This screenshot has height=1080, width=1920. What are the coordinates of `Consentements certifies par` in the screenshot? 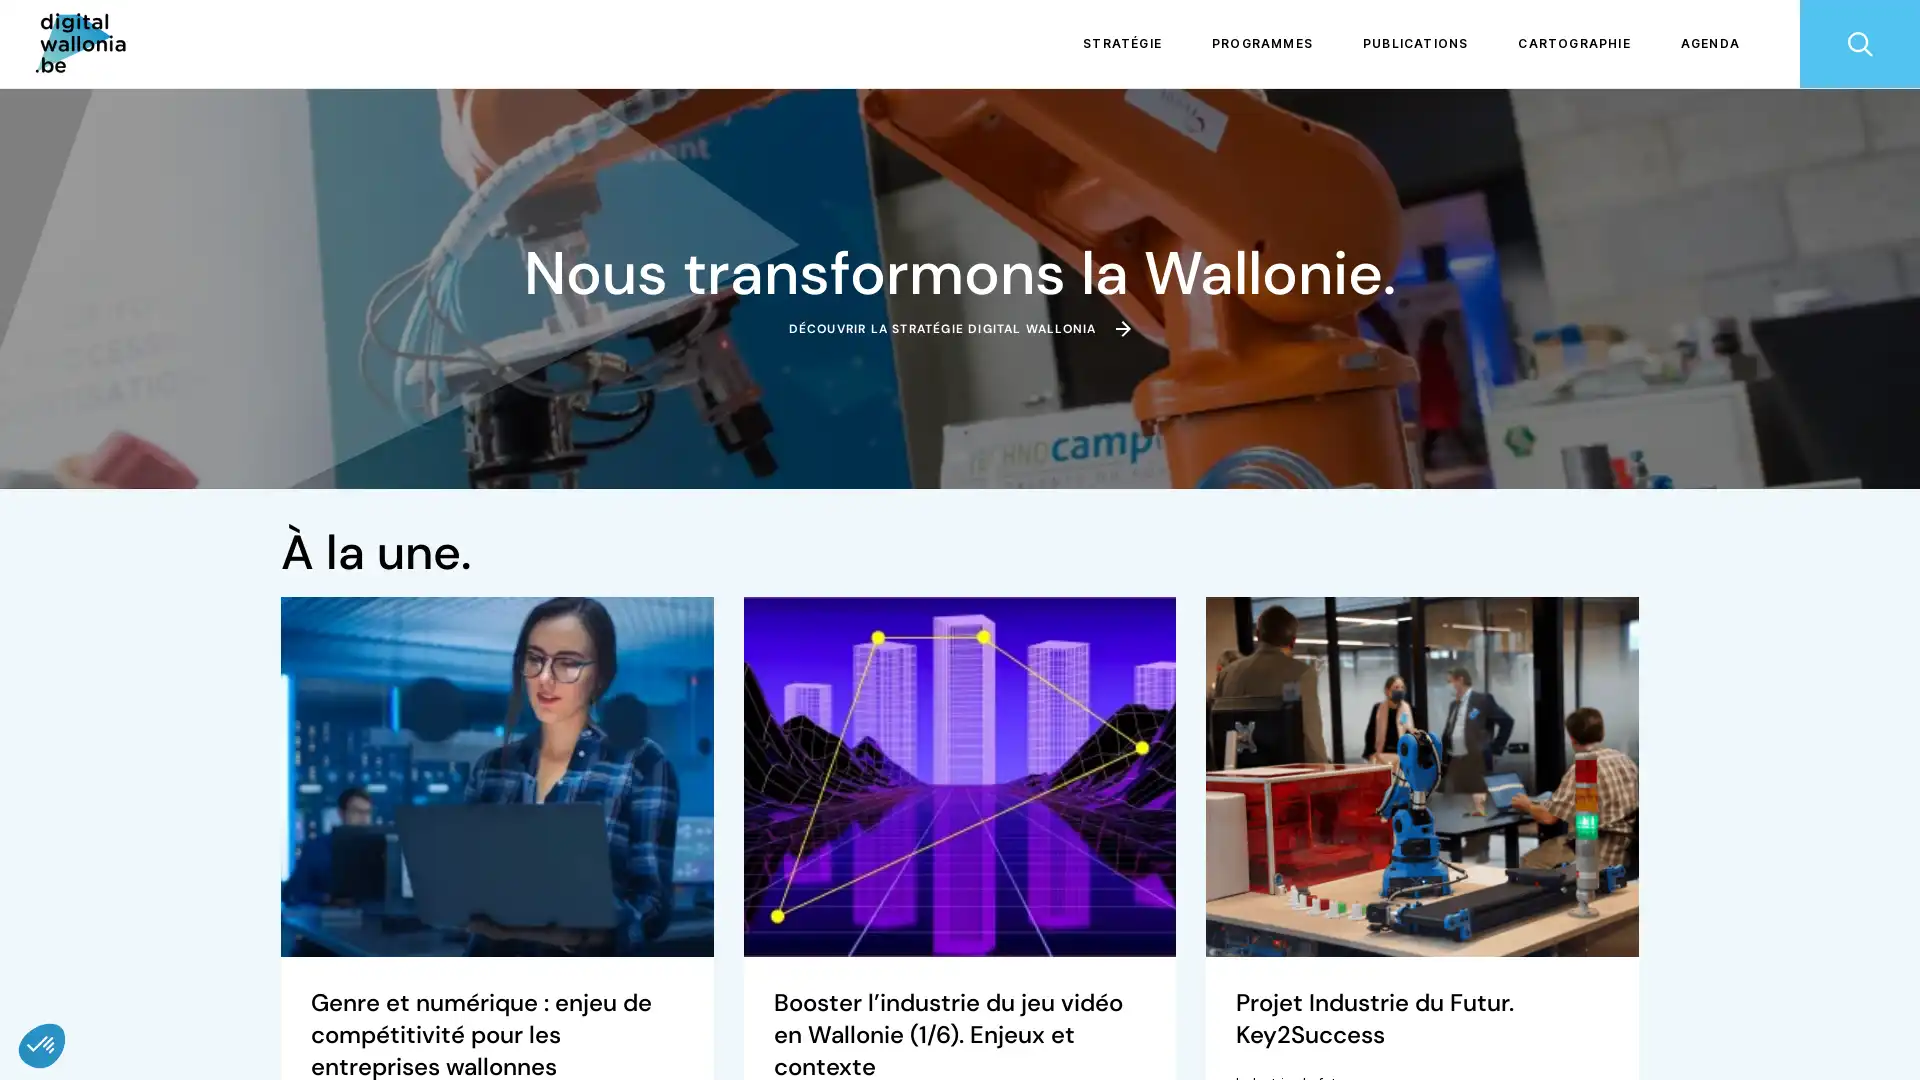 It's located at (229, 944).